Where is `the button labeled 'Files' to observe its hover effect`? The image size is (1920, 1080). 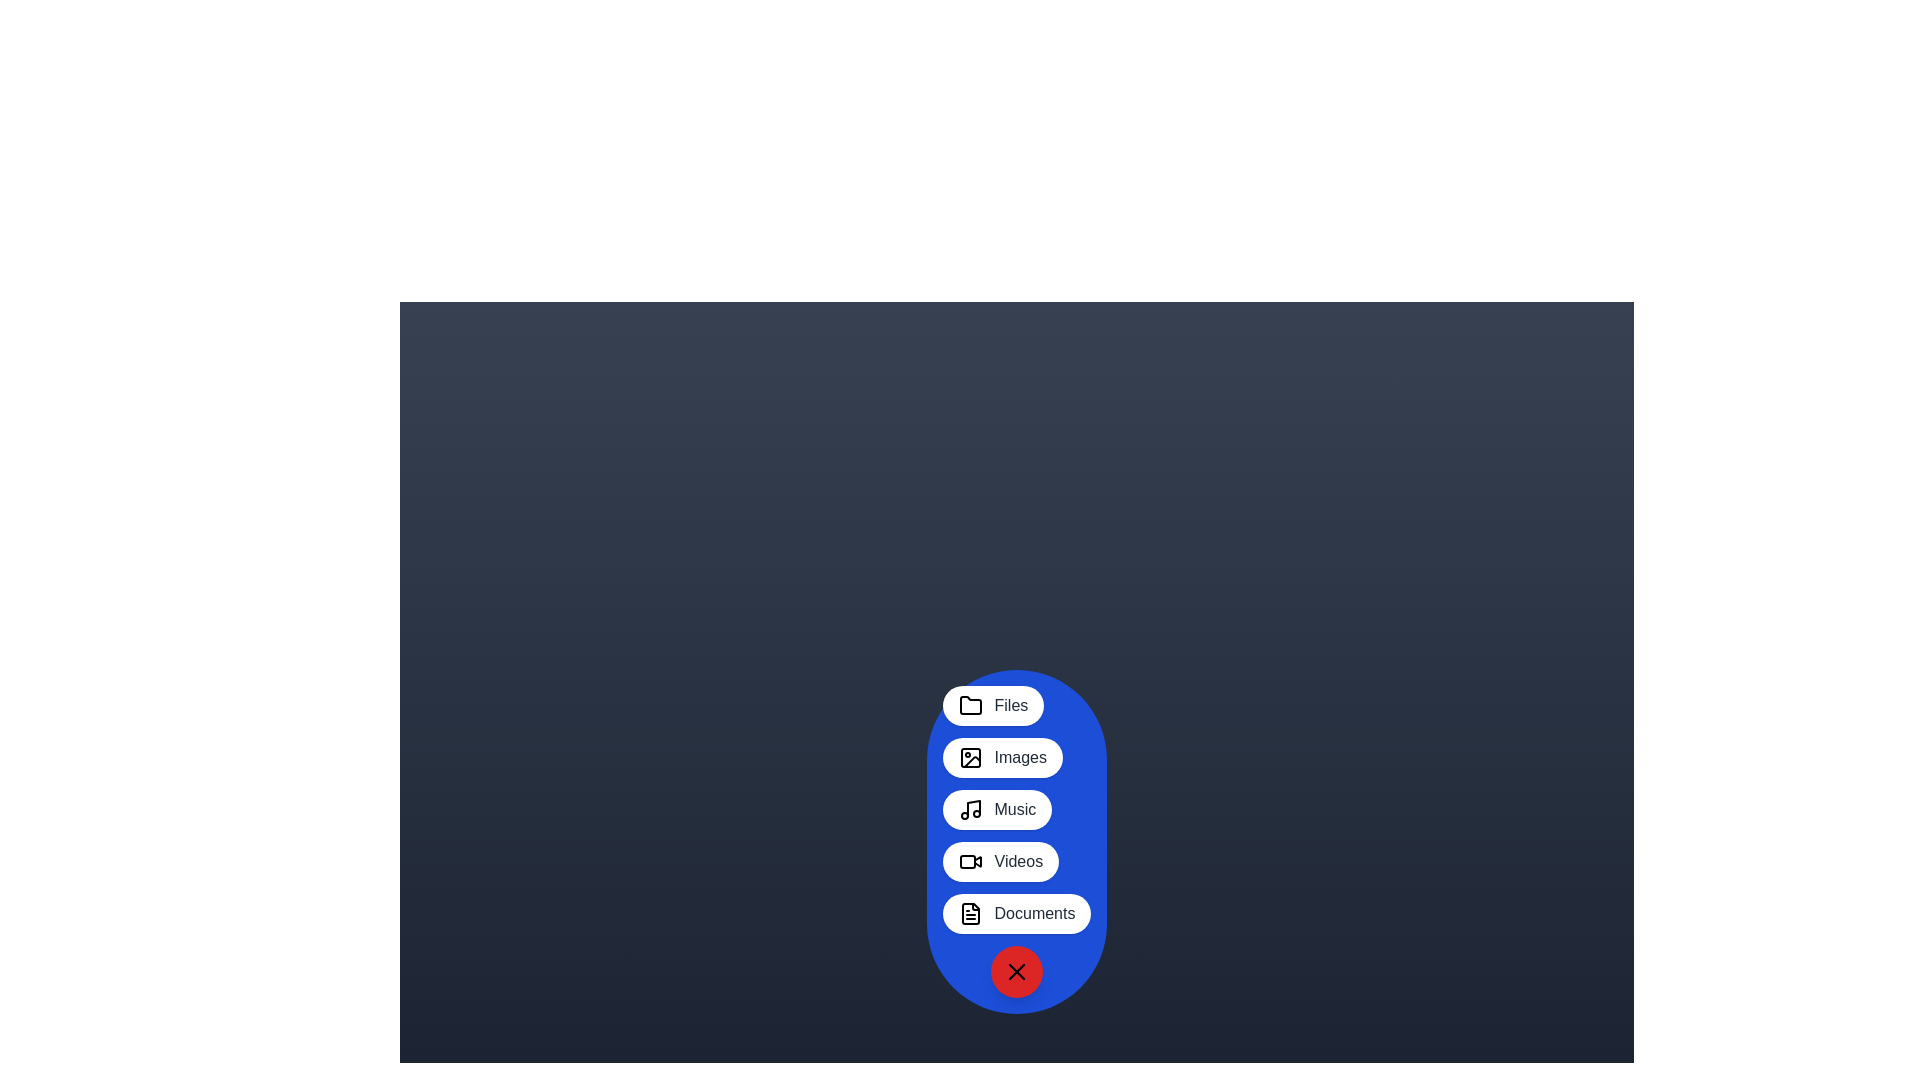
the button labeled 'Files' to observe its hover effect is located at coordinates (993, 704).